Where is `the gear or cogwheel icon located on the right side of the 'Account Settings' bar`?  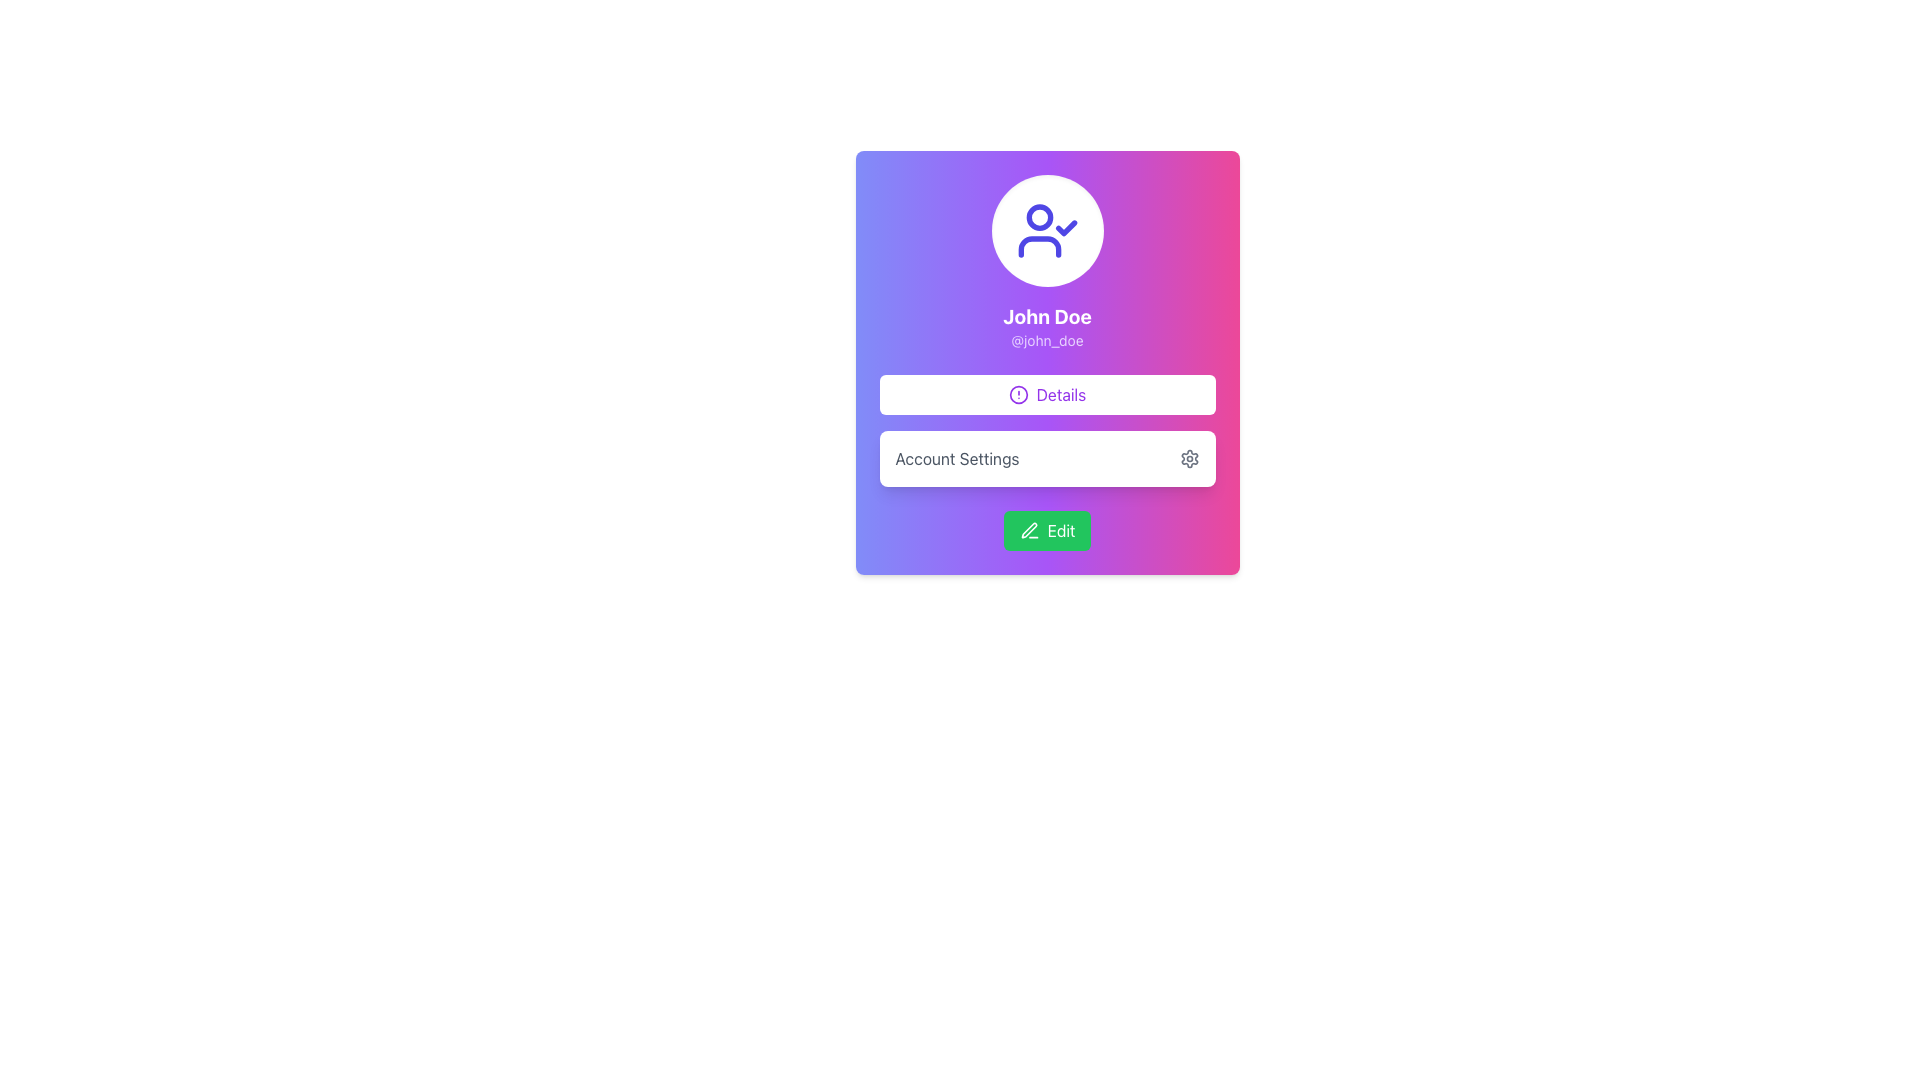 the gear or cogwheel icon located on the right side of the 'Account Settings' bar is located at coordinates (1189, 459).